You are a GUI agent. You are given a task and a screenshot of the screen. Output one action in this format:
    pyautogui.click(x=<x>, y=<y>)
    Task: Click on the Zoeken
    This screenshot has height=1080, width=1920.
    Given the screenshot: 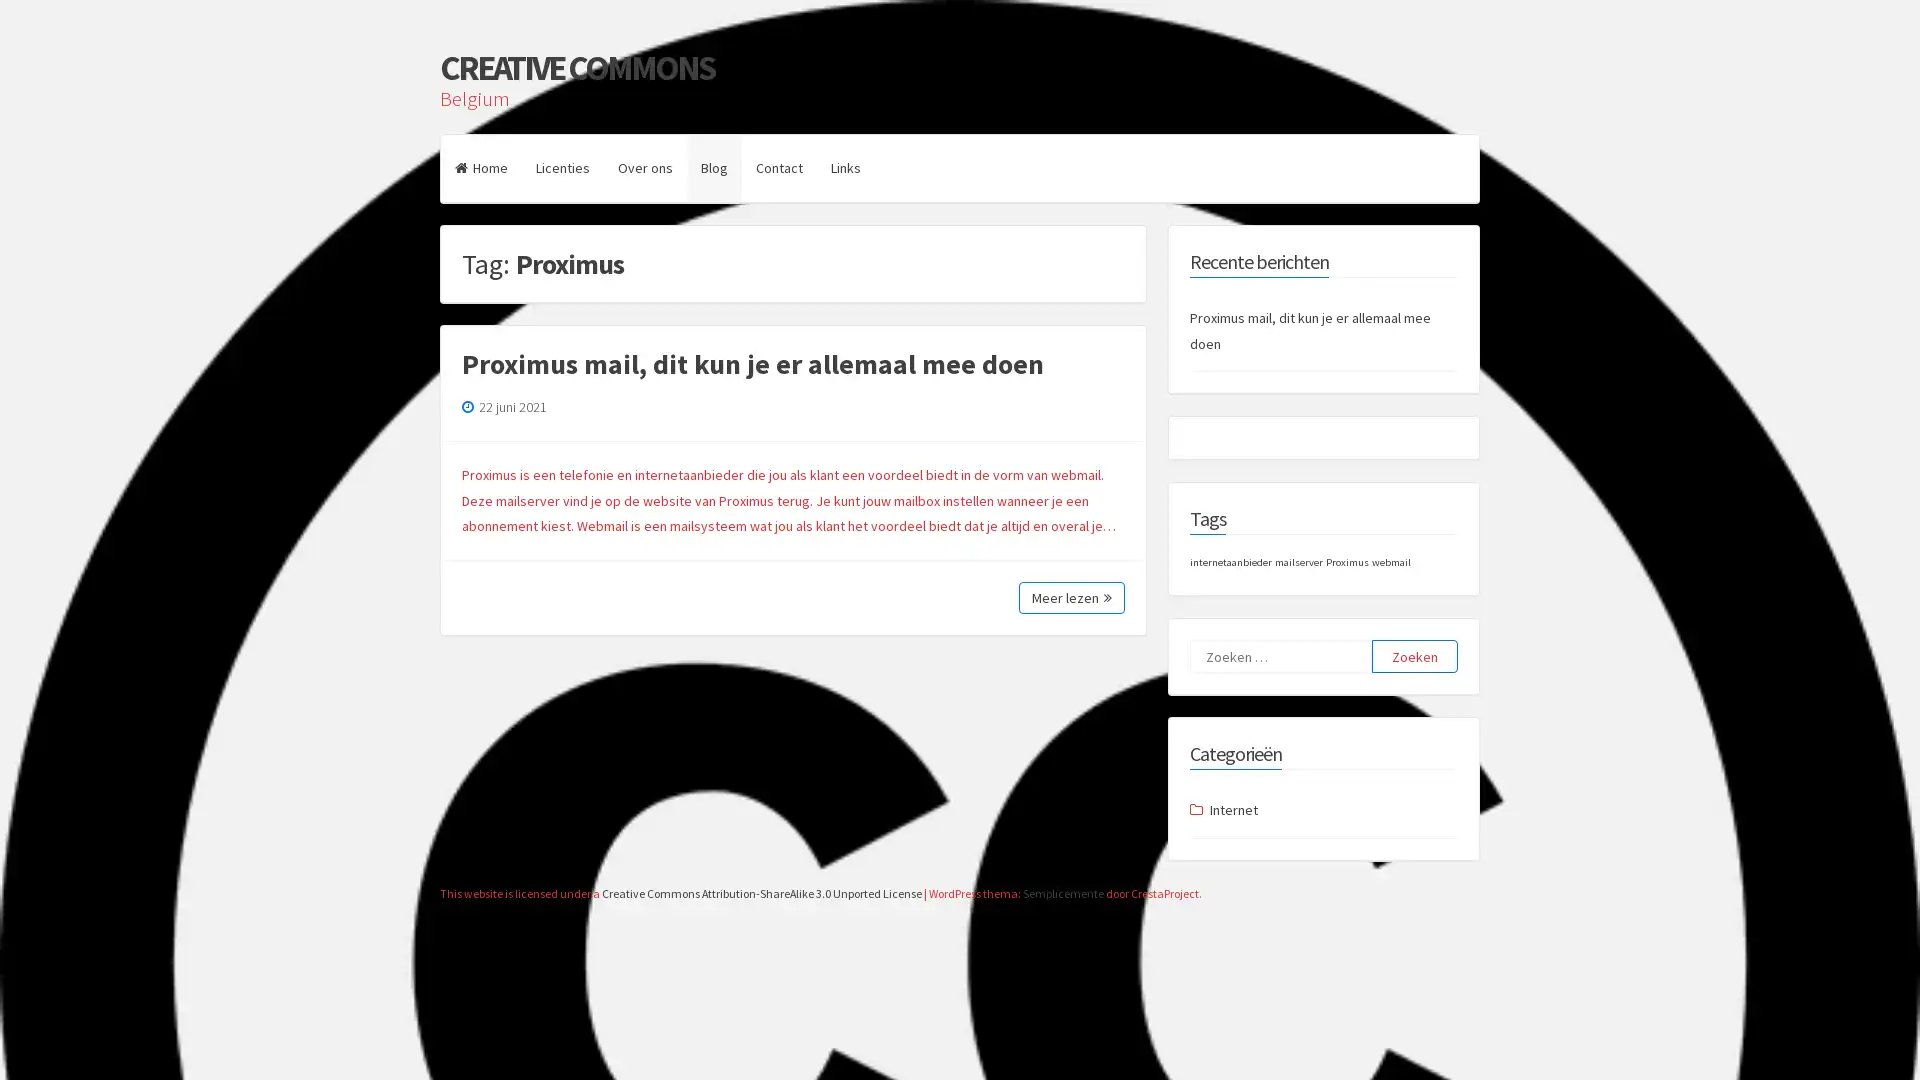 What is the action you would take?
    pyautogui.click(x=1414, y=656)
    